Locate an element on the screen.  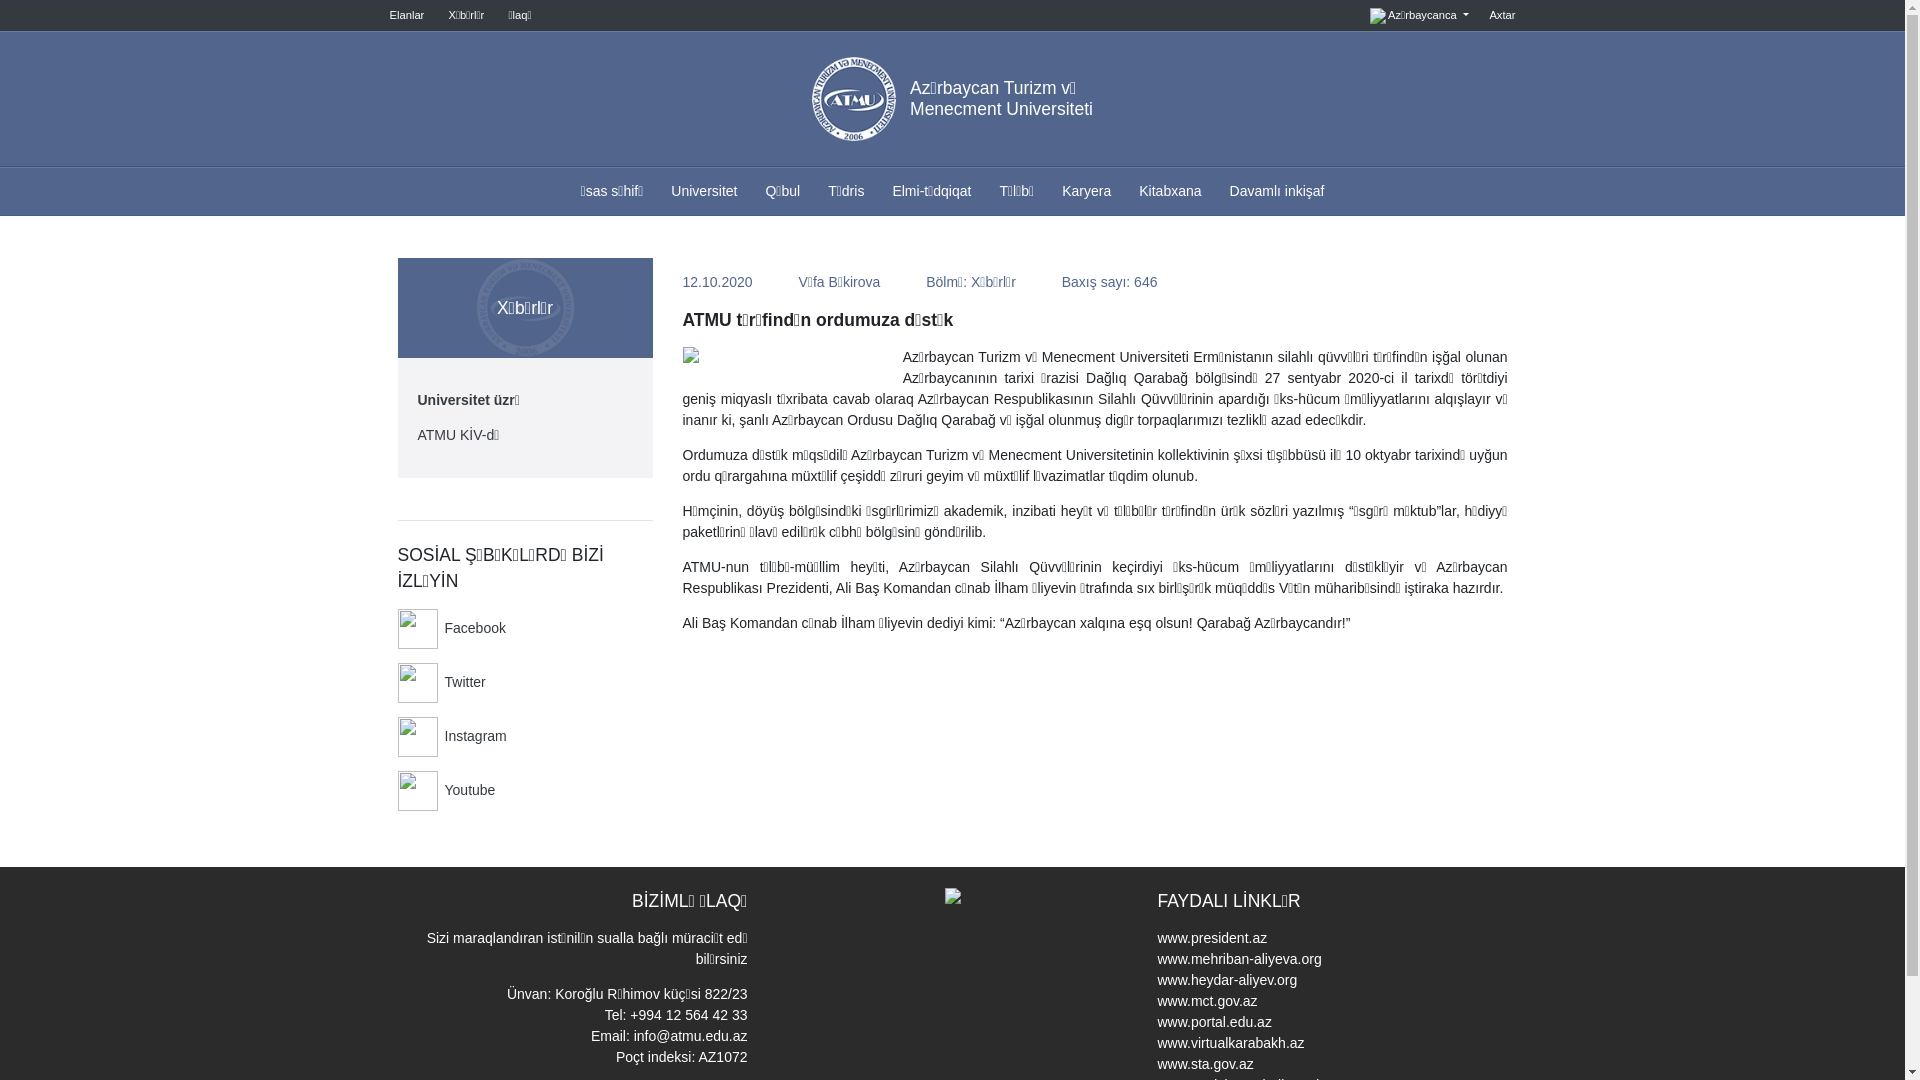
'www.mehriban-aliyeva.org' is located at coordinates (1157, 958).